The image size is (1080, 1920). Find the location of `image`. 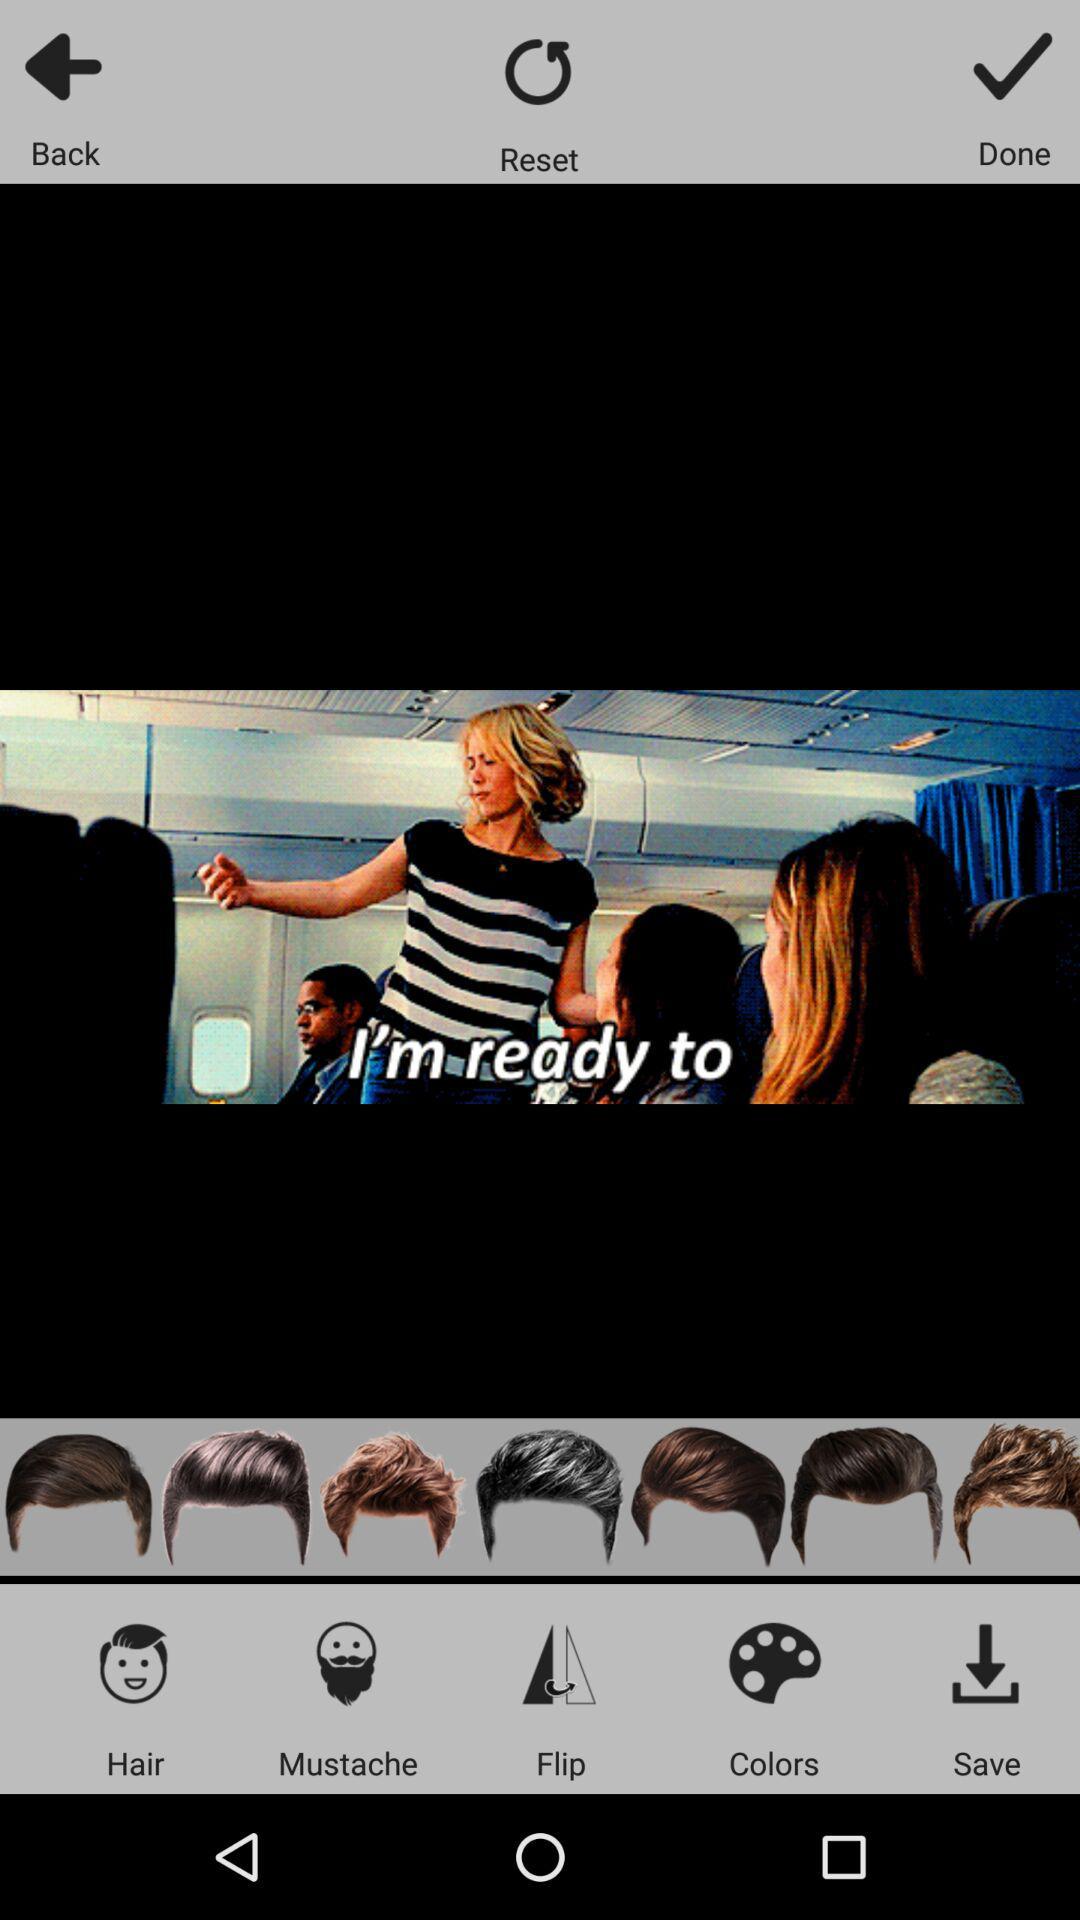

image is located at coordinates (986, 1662).